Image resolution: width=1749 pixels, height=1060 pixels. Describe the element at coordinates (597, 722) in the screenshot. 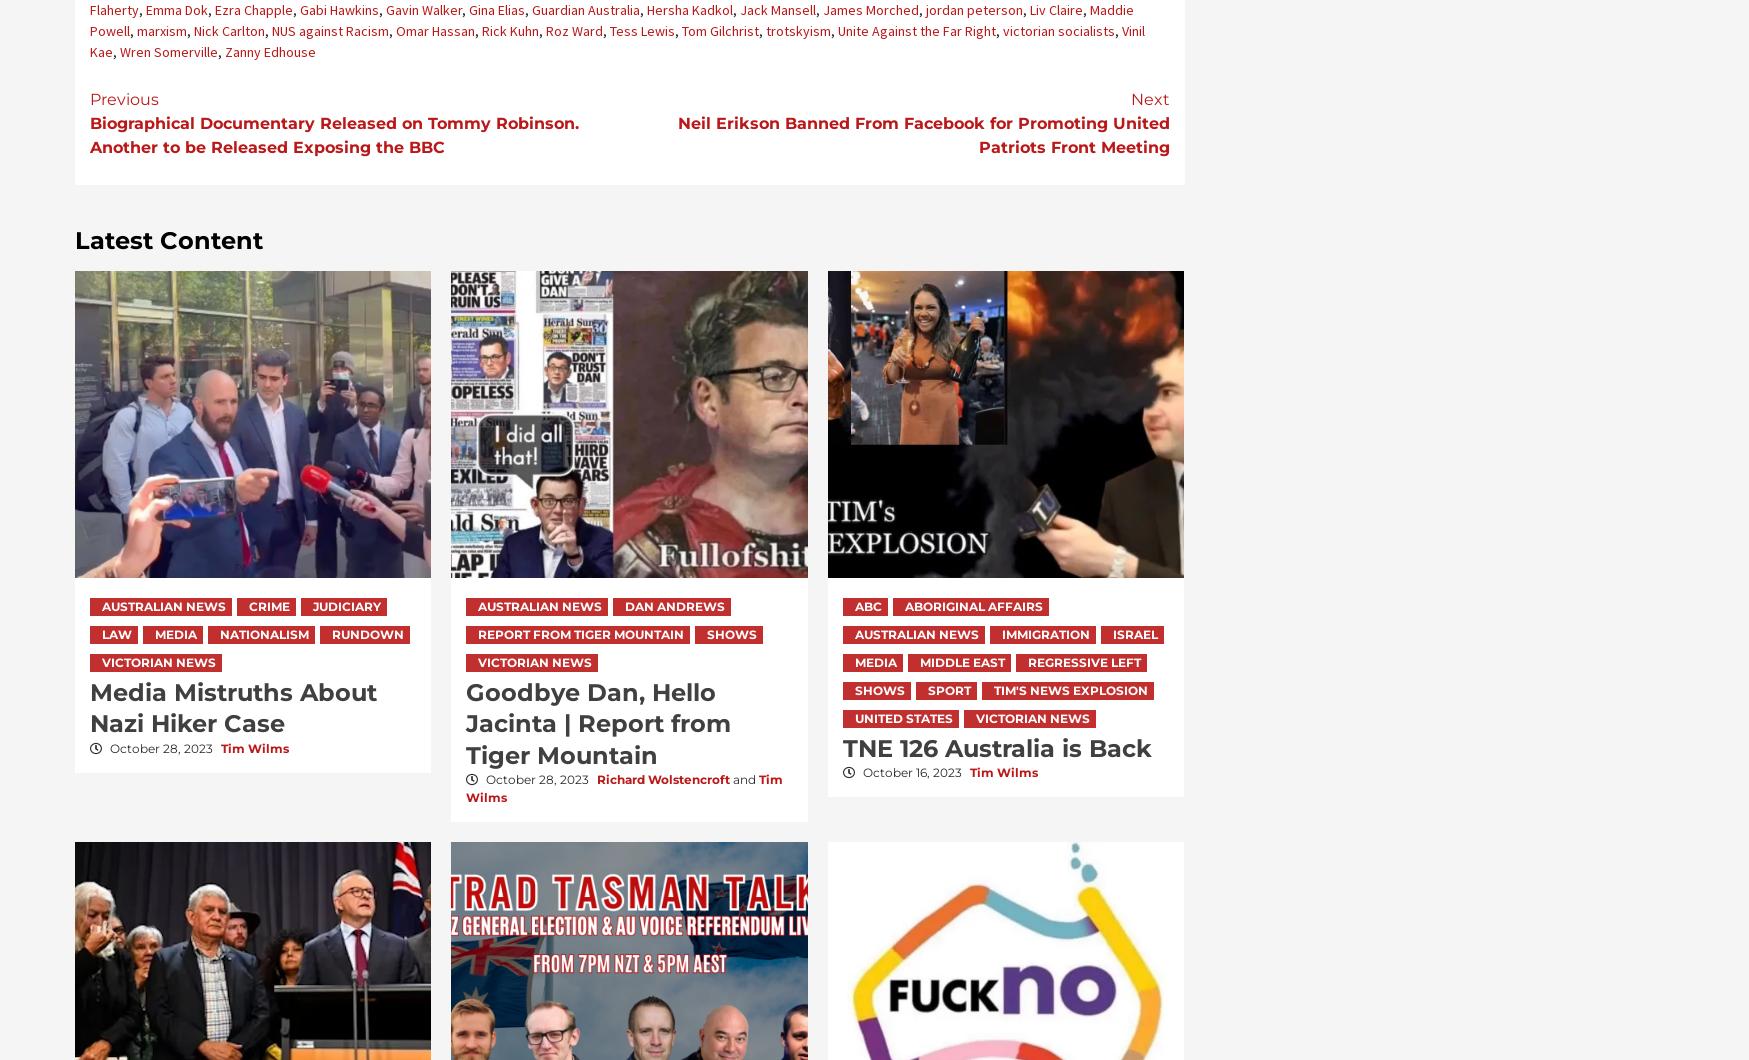

I see `'Goodbye Dan, Hello Jacinta | Report from Tiger Mountain'` at that location.